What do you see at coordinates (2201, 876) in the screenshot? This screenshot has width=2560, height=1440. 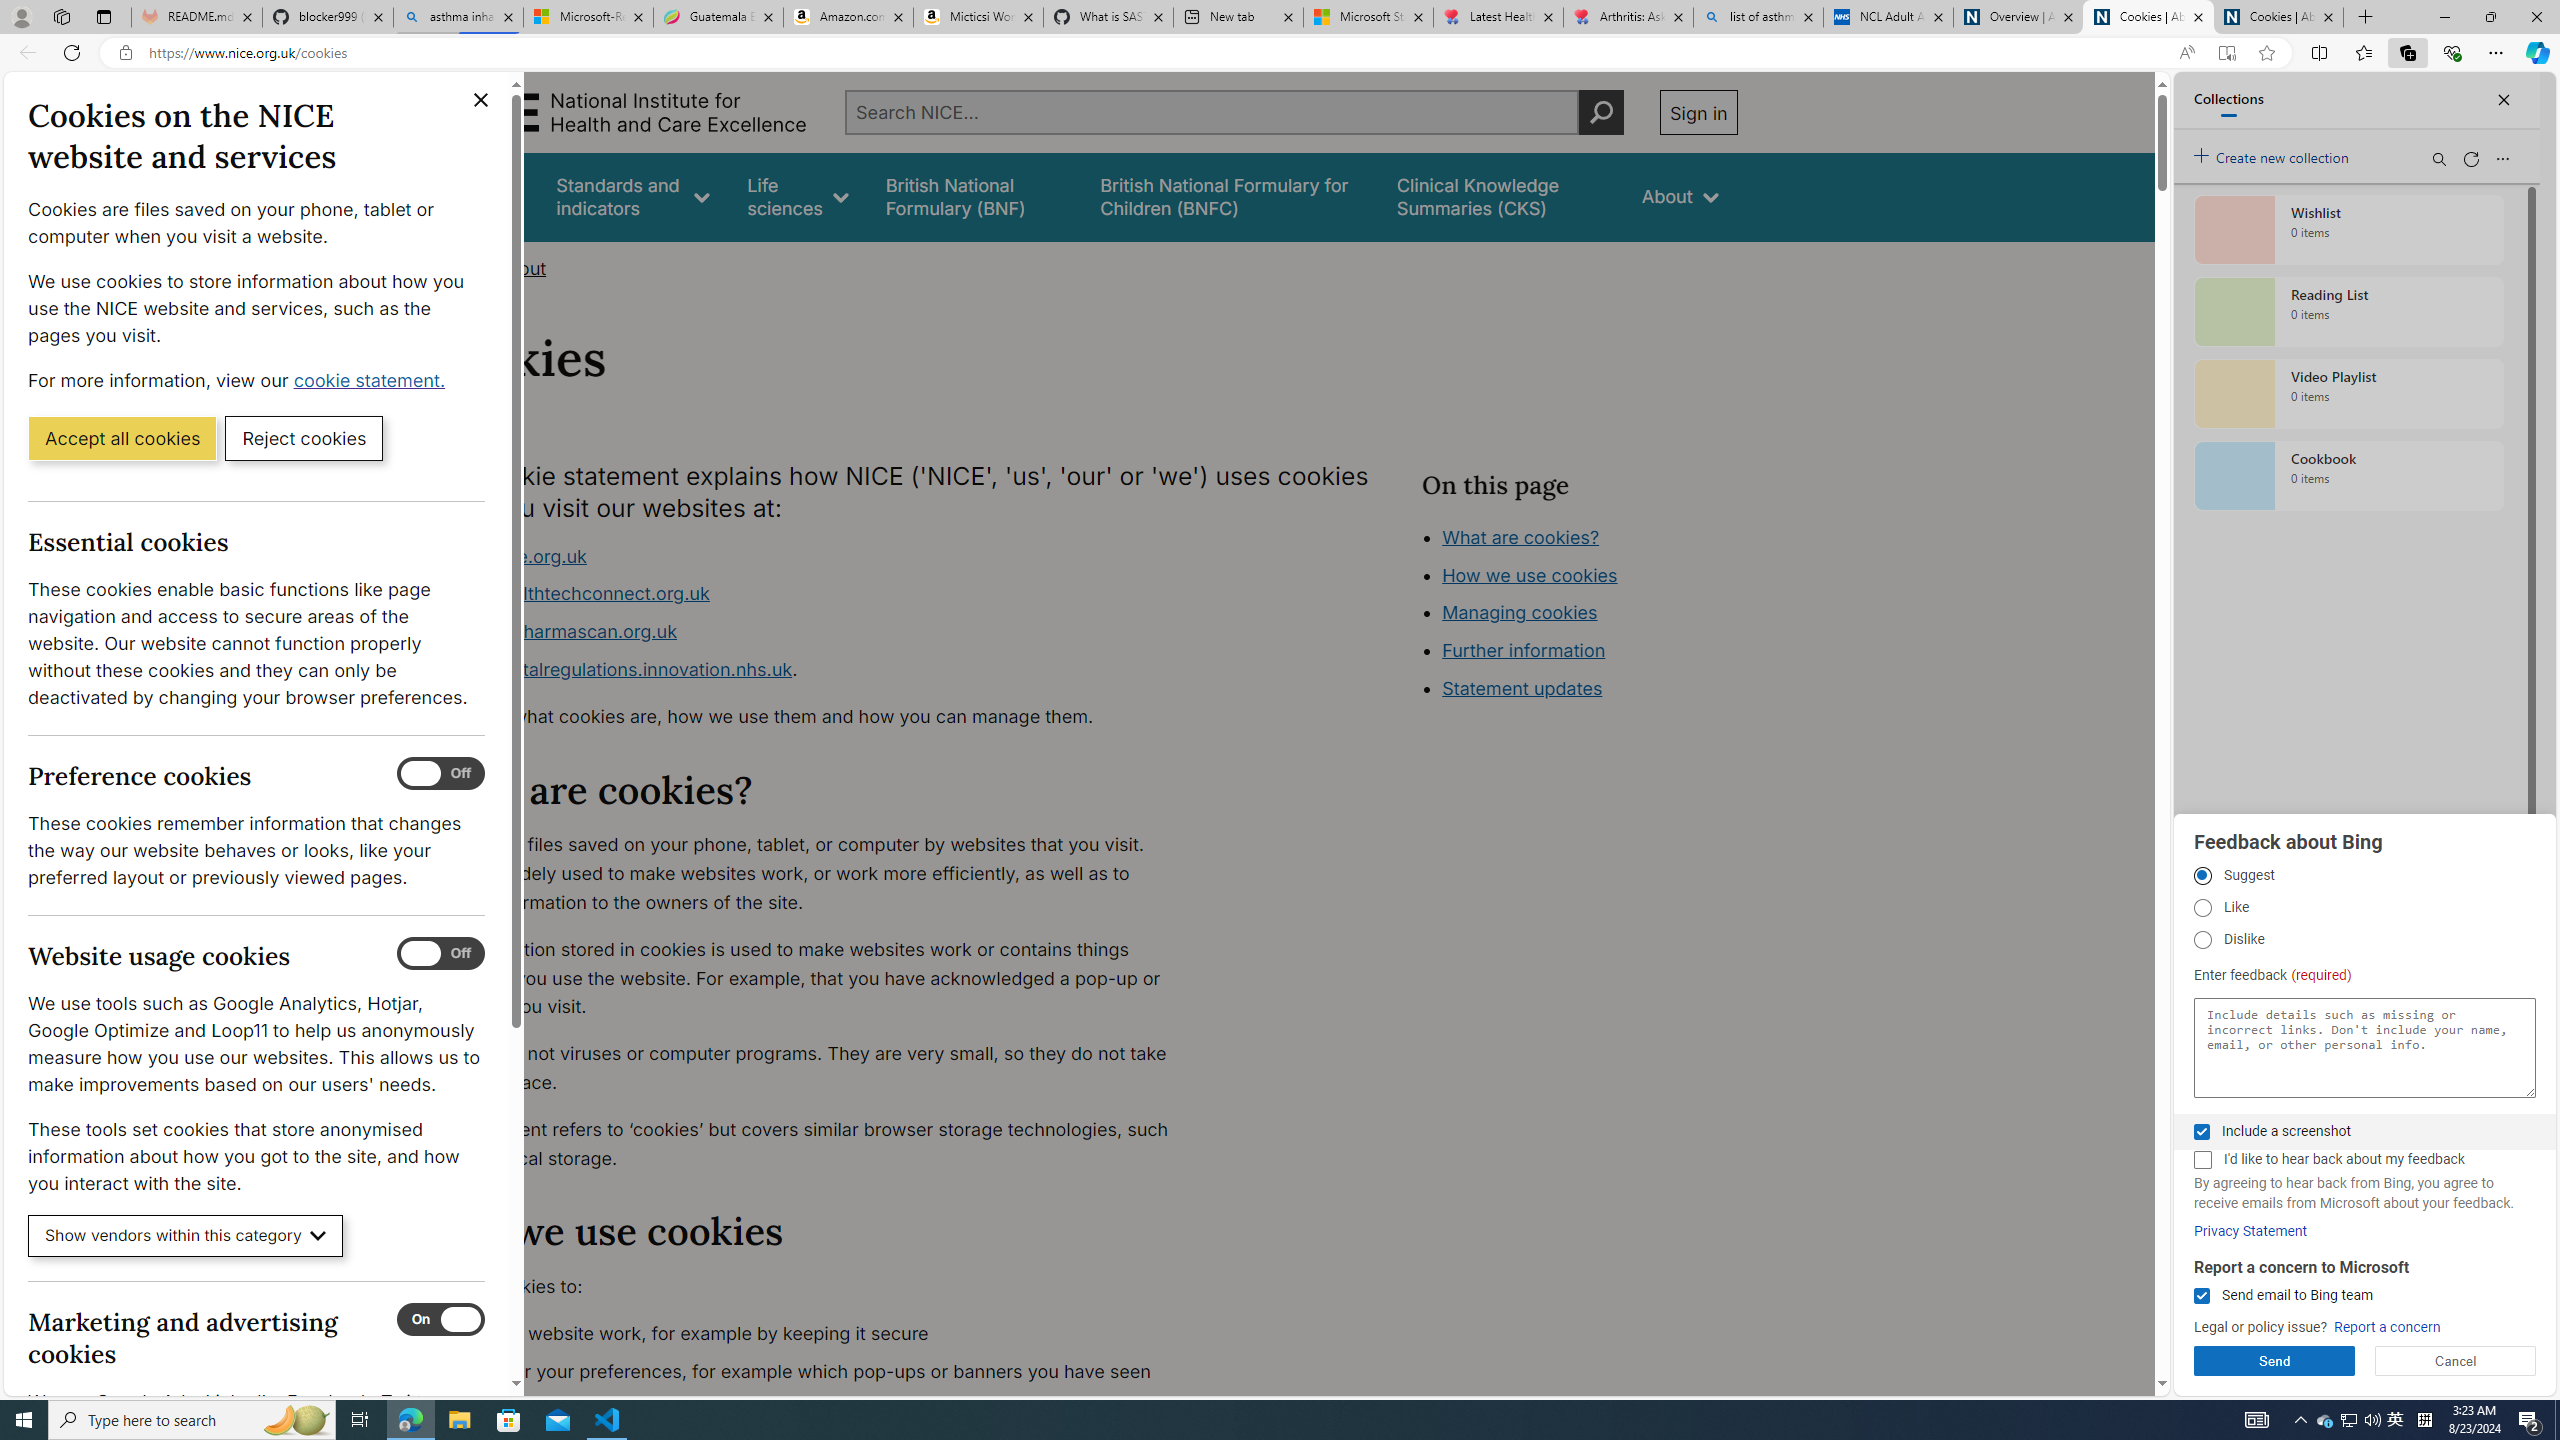 I see `'Suggest'` at bounding box center [2201, 876].